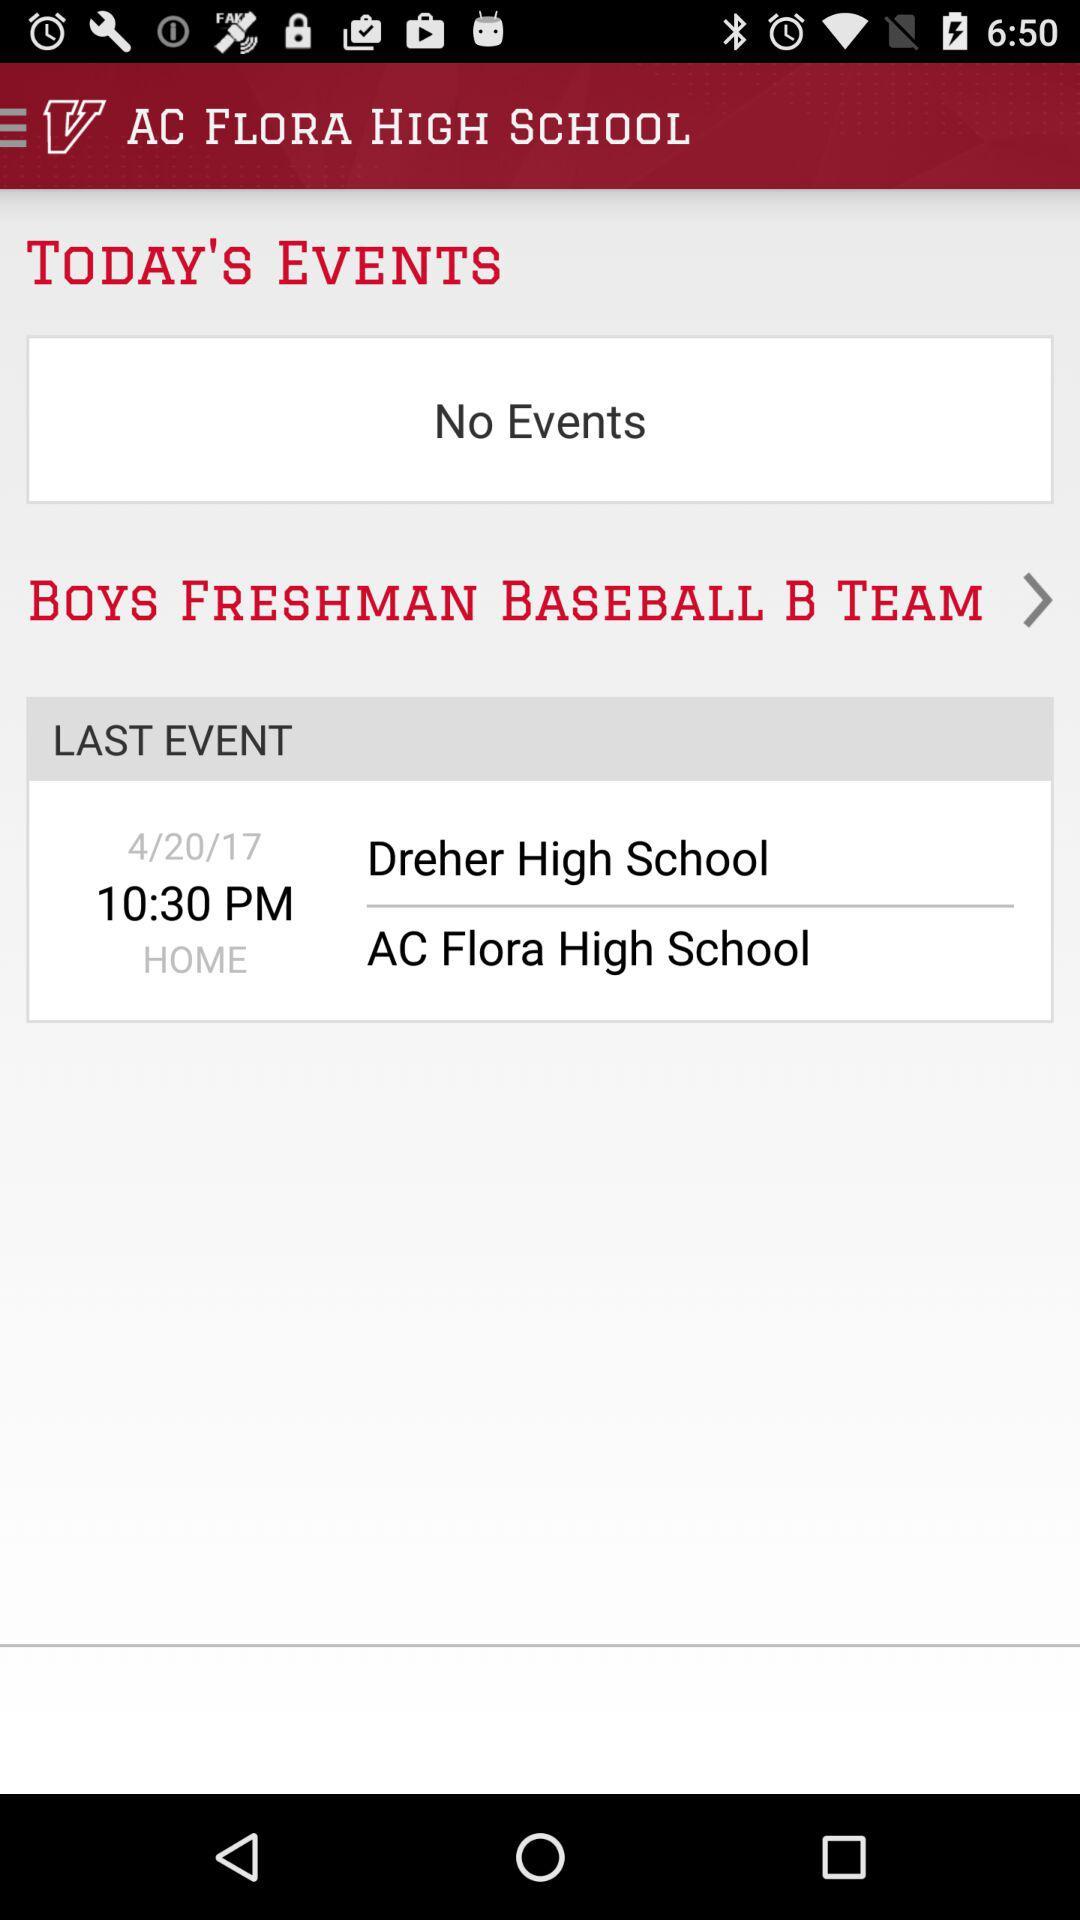  Describe the element at coordinates (540, 599) in the screenshot. I see `the item below the no events icon` at that location.